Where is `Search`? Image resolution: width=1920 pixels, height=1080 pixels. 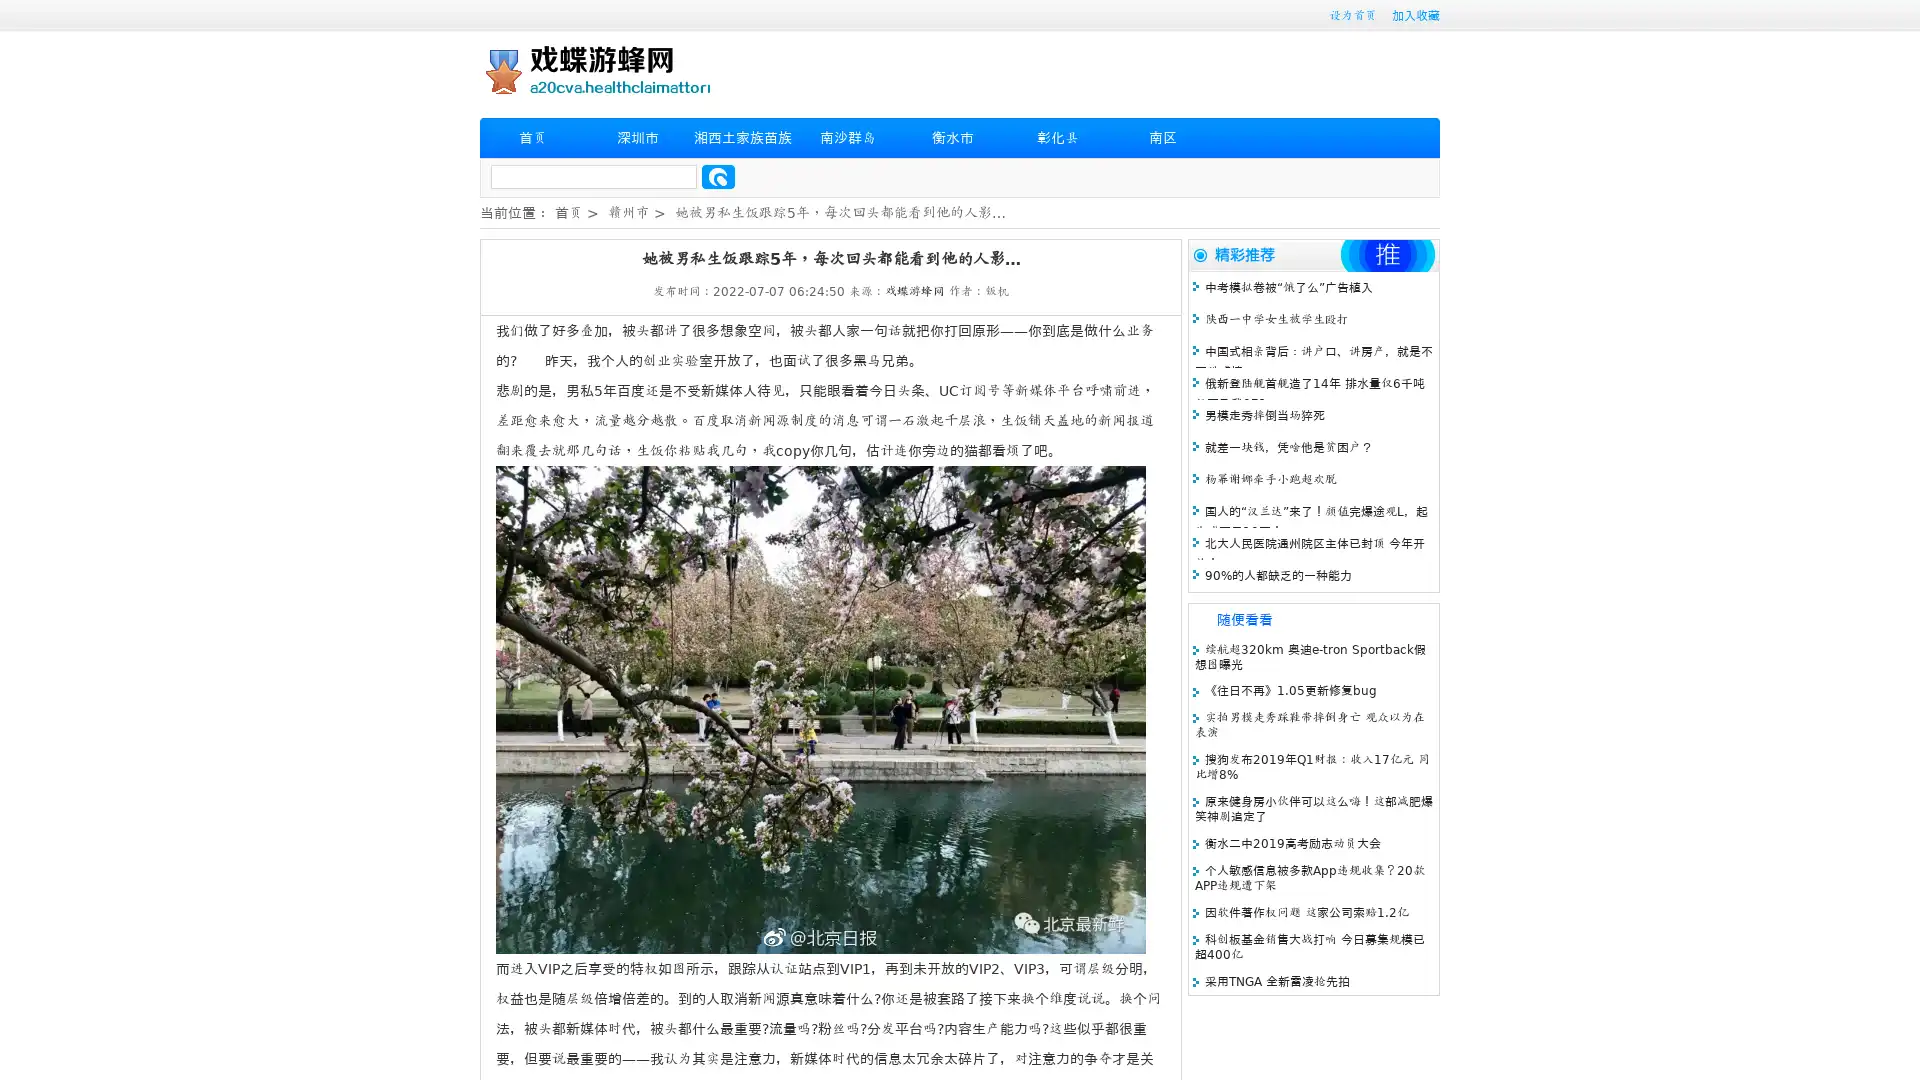
Search is located at coordinates (718, 176).